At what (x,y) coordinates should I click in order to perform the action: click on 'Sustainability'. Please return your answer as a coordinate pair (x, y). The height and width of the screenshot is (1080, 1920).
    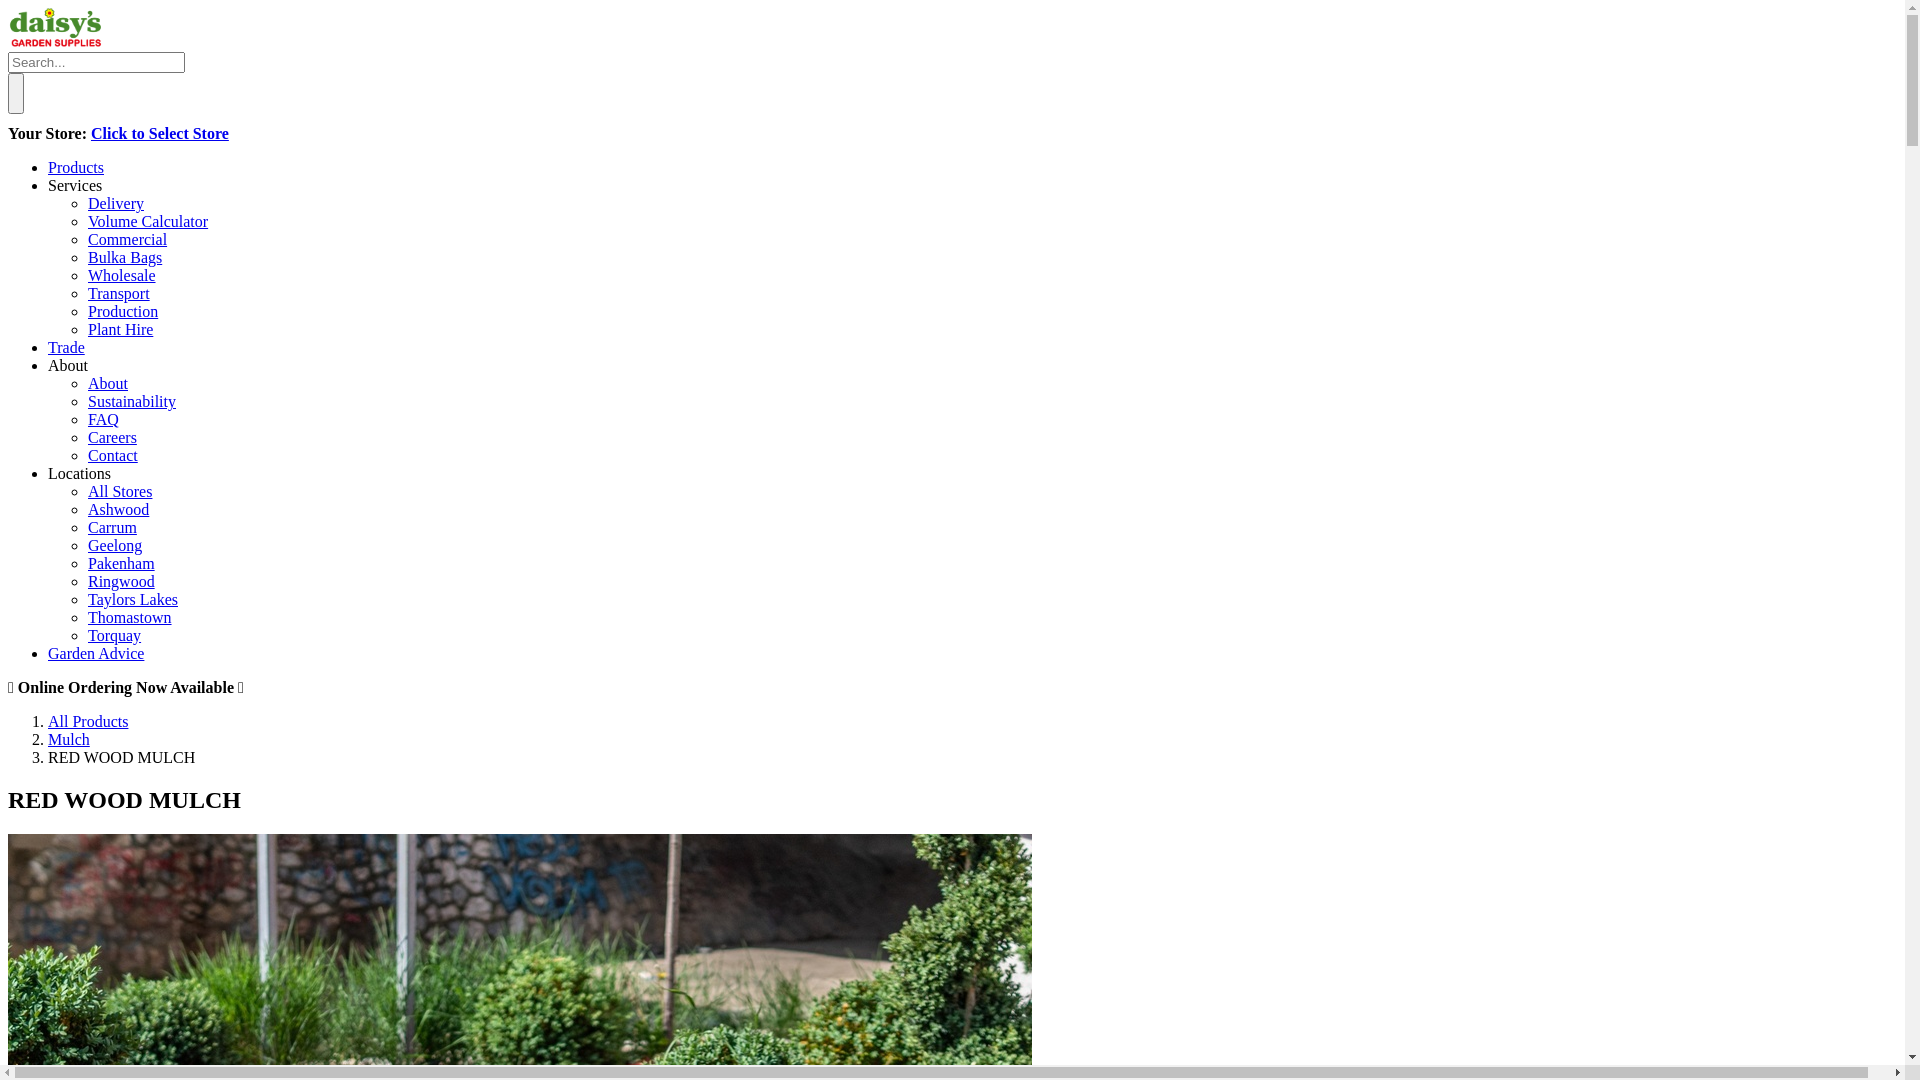
    Looking at the image, I should click on (130, 401).